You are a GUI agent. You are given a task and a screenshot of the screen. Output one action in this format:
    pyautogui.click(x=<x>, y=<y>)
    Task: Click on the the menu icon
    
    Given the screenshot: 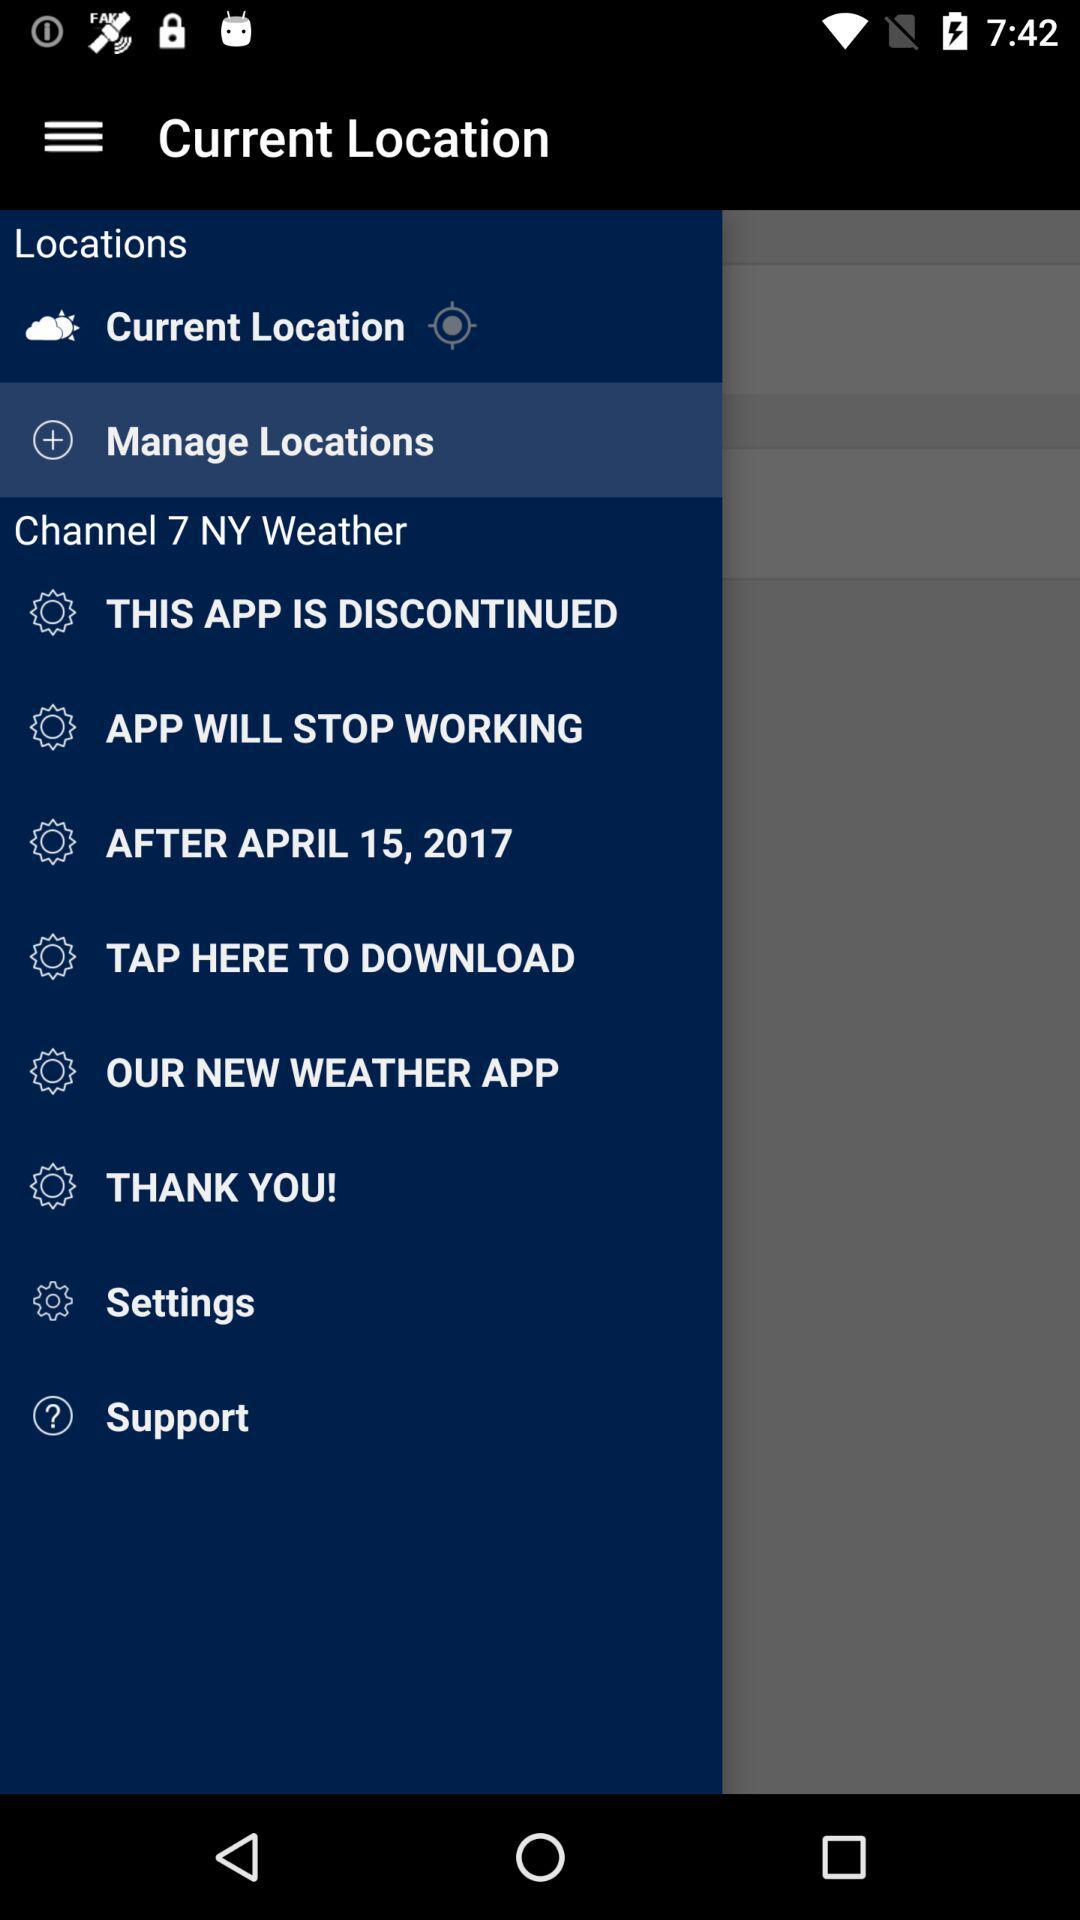 What is the action you would take?
    pyautogui.click(x=72, y=135)
    